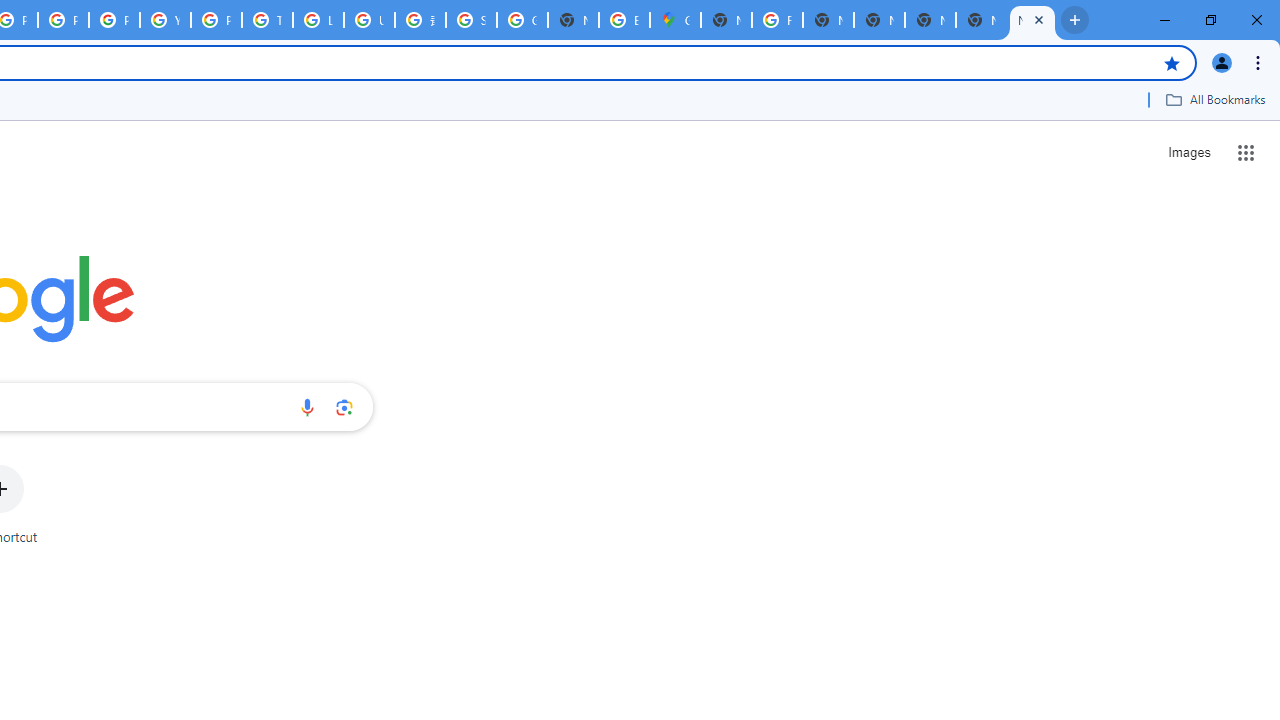 The image size is (1280, 720). What do you see at coordinates (64, 20) in the screenshot?
I see `'Privacy Help Center - Policies Help'` at bounding box center [64, 20].